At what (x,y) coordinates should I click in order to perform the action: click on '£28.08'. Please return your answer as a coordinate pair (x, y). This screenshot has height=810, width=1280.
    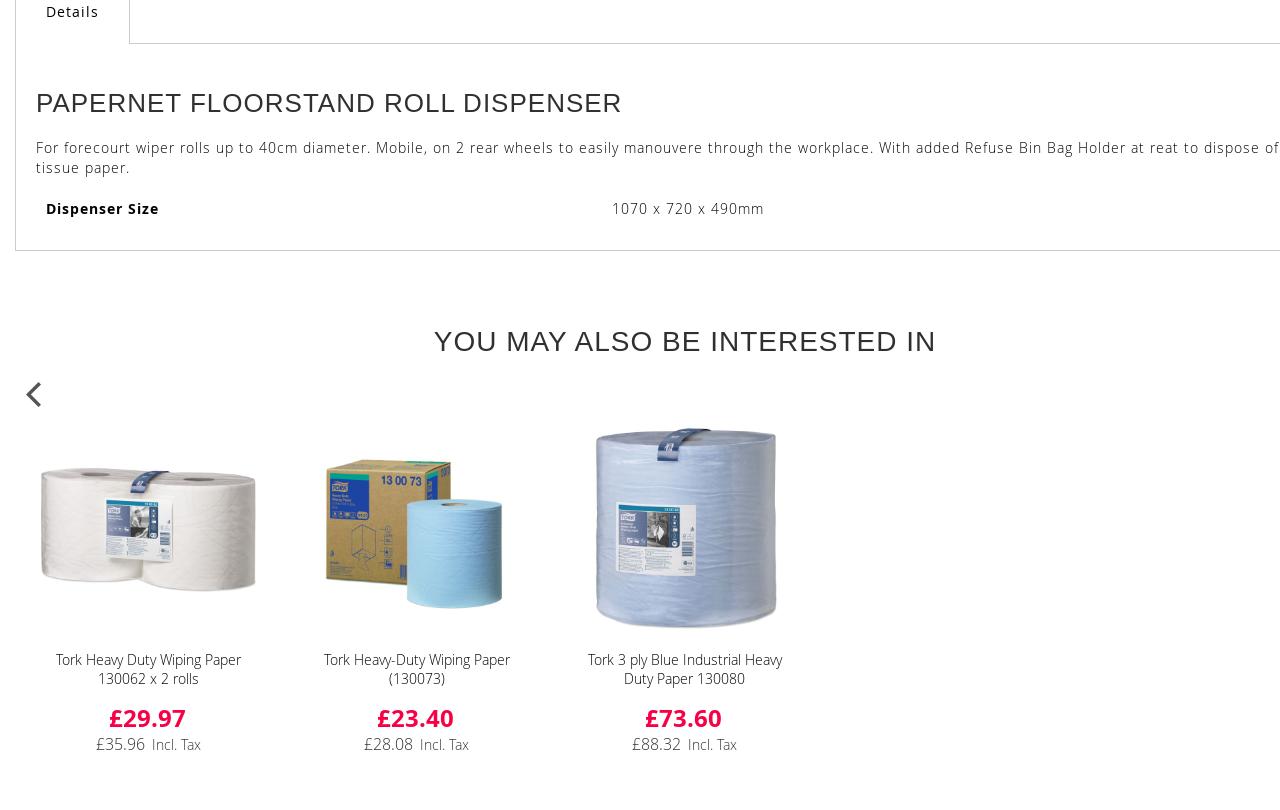
    Looking at the image, I should click on (388, 742).